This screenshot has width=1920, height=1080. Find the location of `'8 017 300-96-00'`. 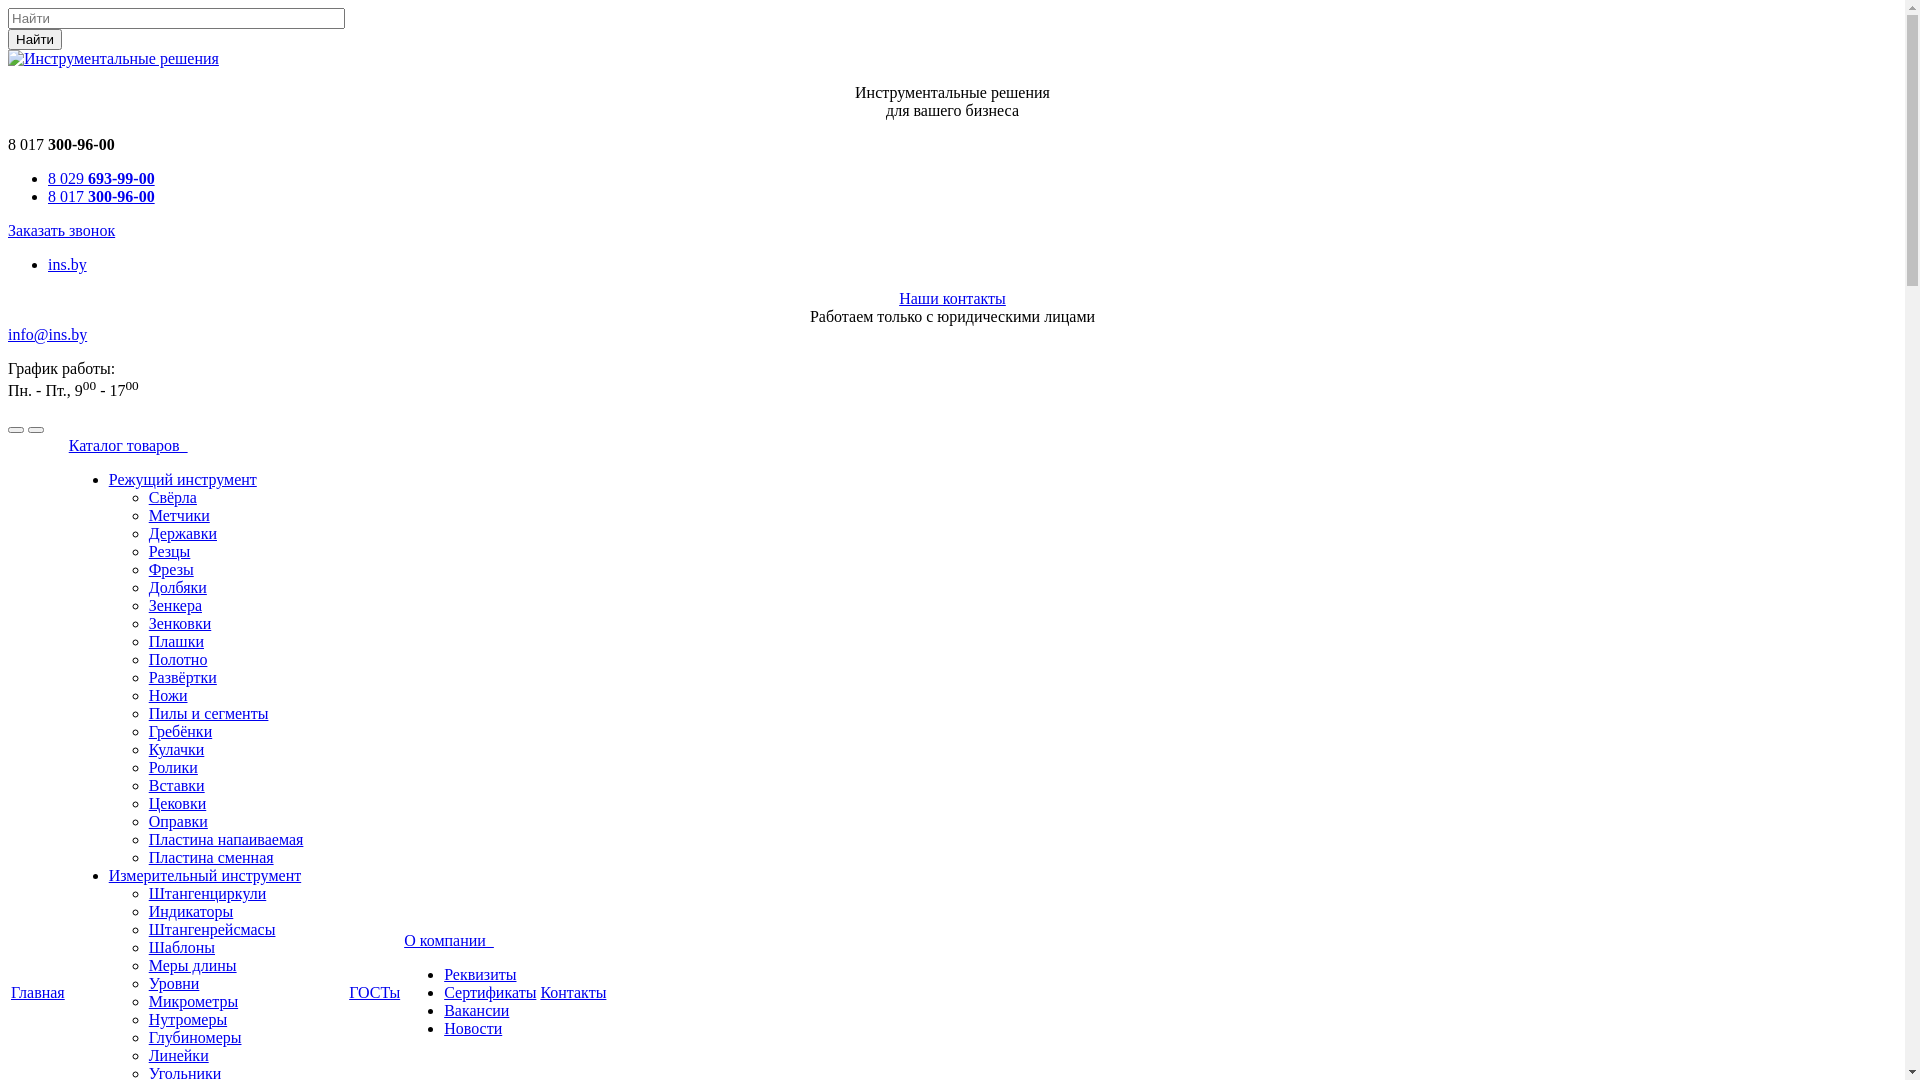

'8 017 300-96-00' is located at coordinates (100, 196).